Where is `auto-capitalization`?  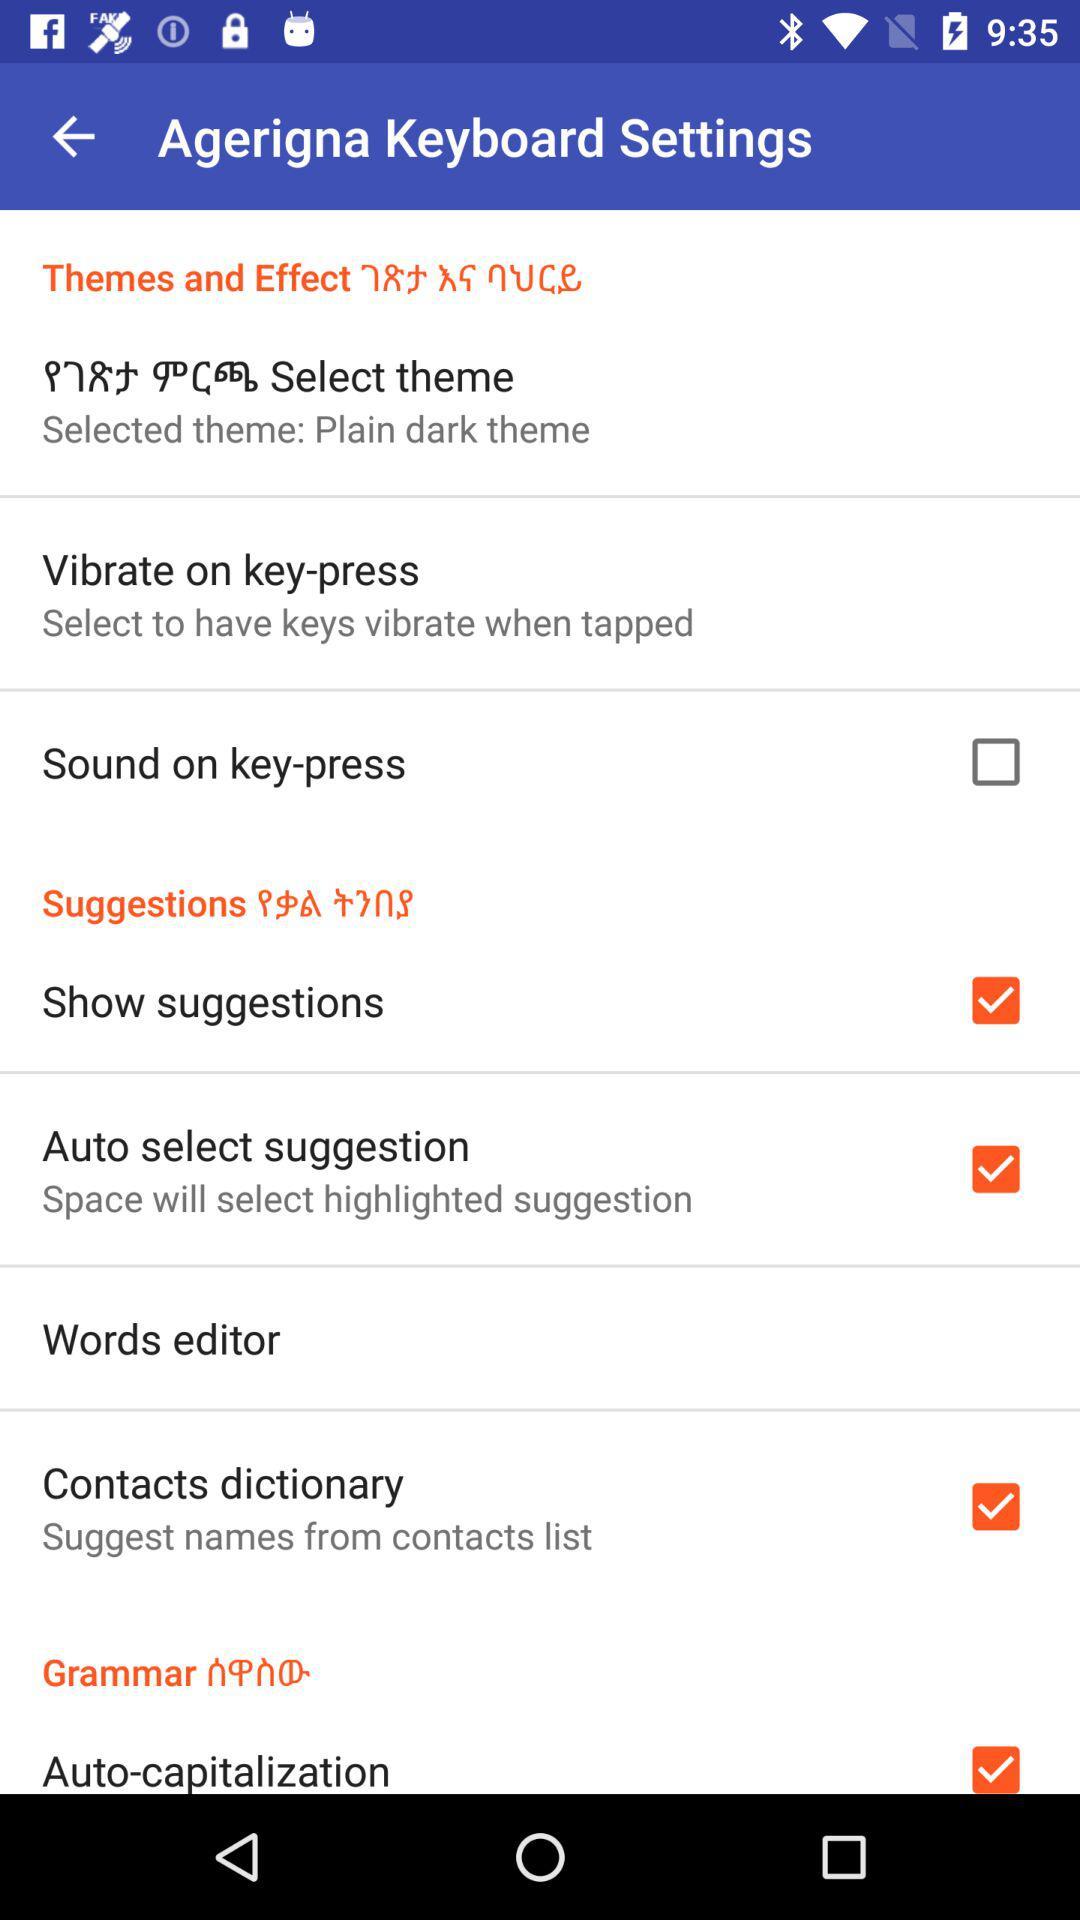 auto-capitalization is located at coordinates (216, 1767).